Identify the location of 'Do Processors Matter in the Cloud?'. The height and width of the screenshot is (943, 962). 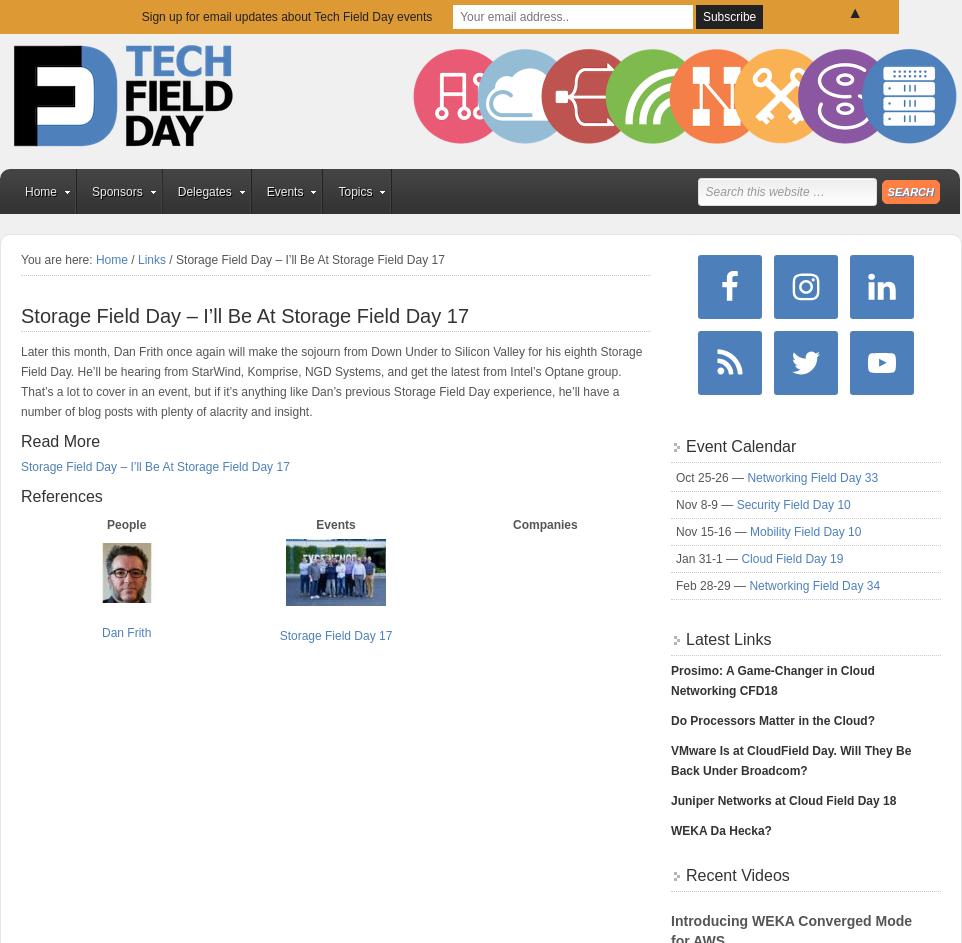
(771, 720).